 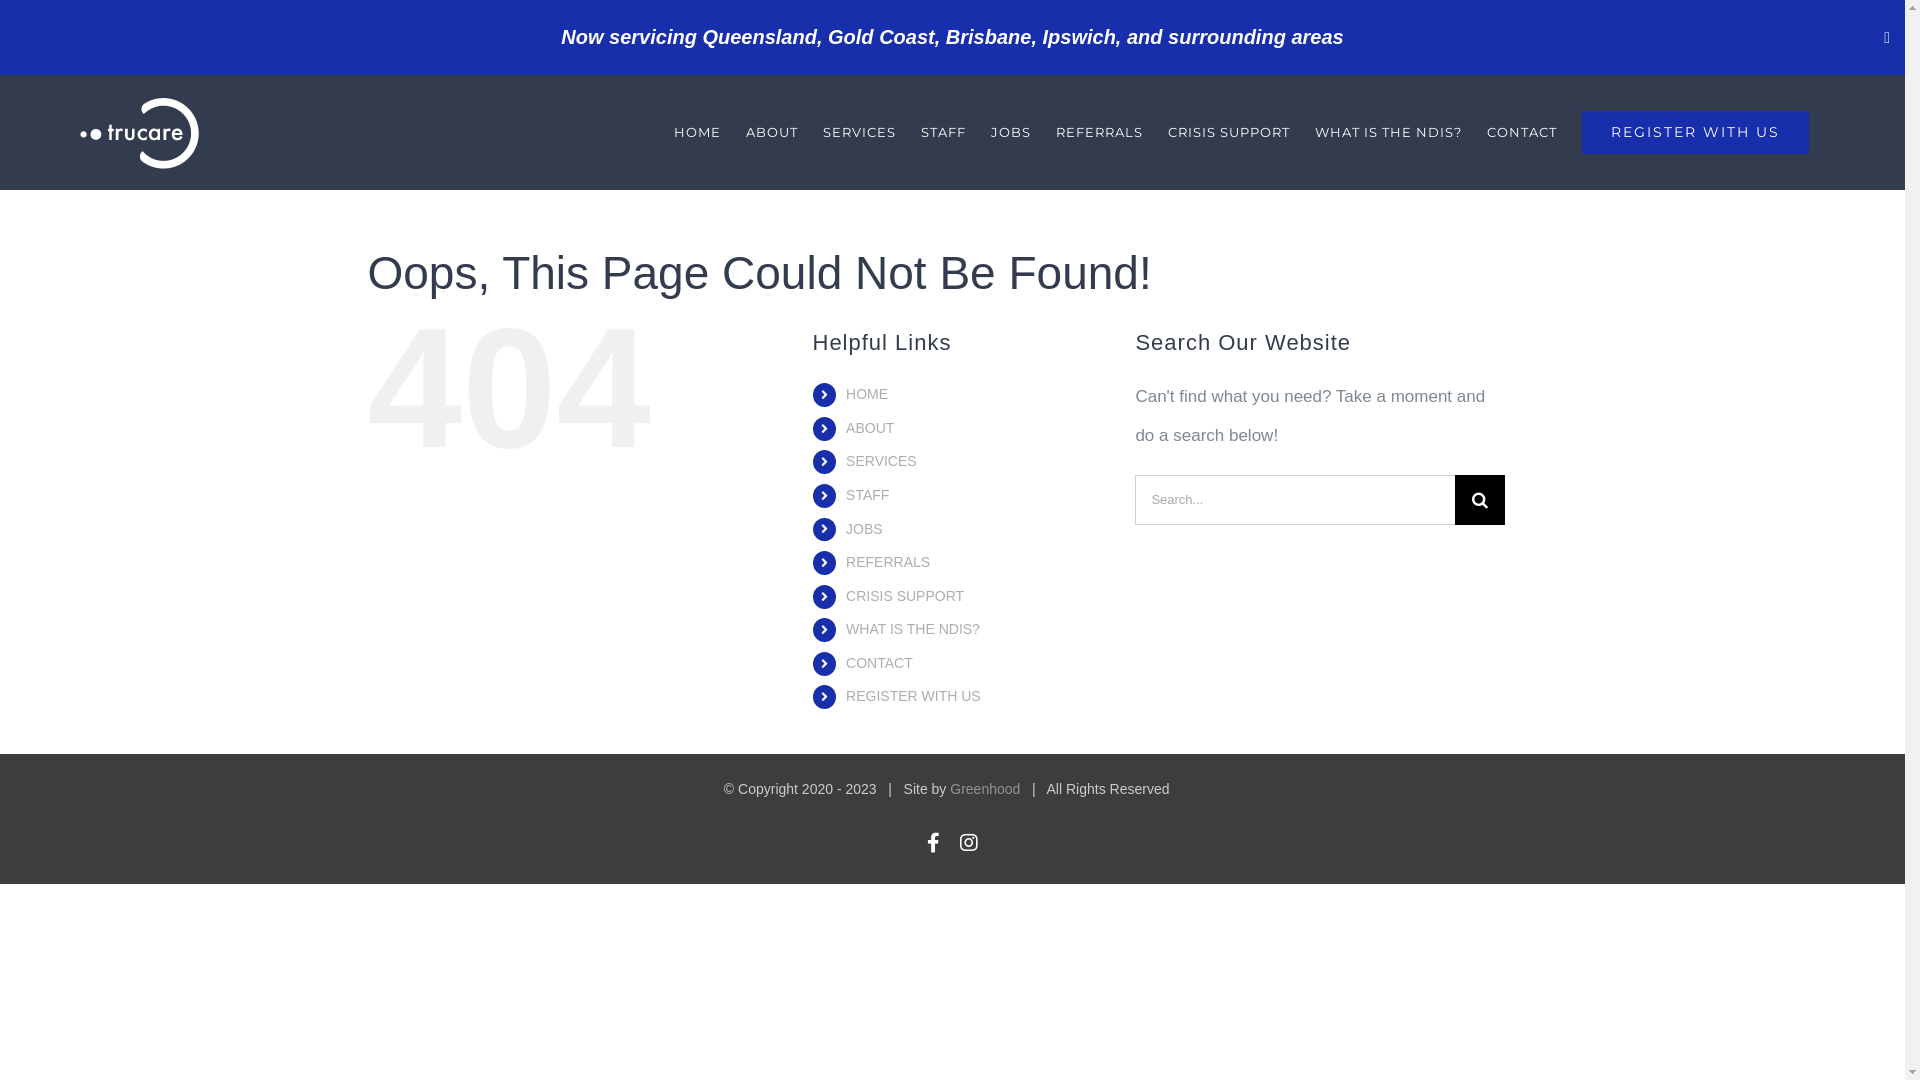 What do you see at coordinates (942, 132) in the screenshot?
I see `'STAFF'` at bounding box center [942, 132].